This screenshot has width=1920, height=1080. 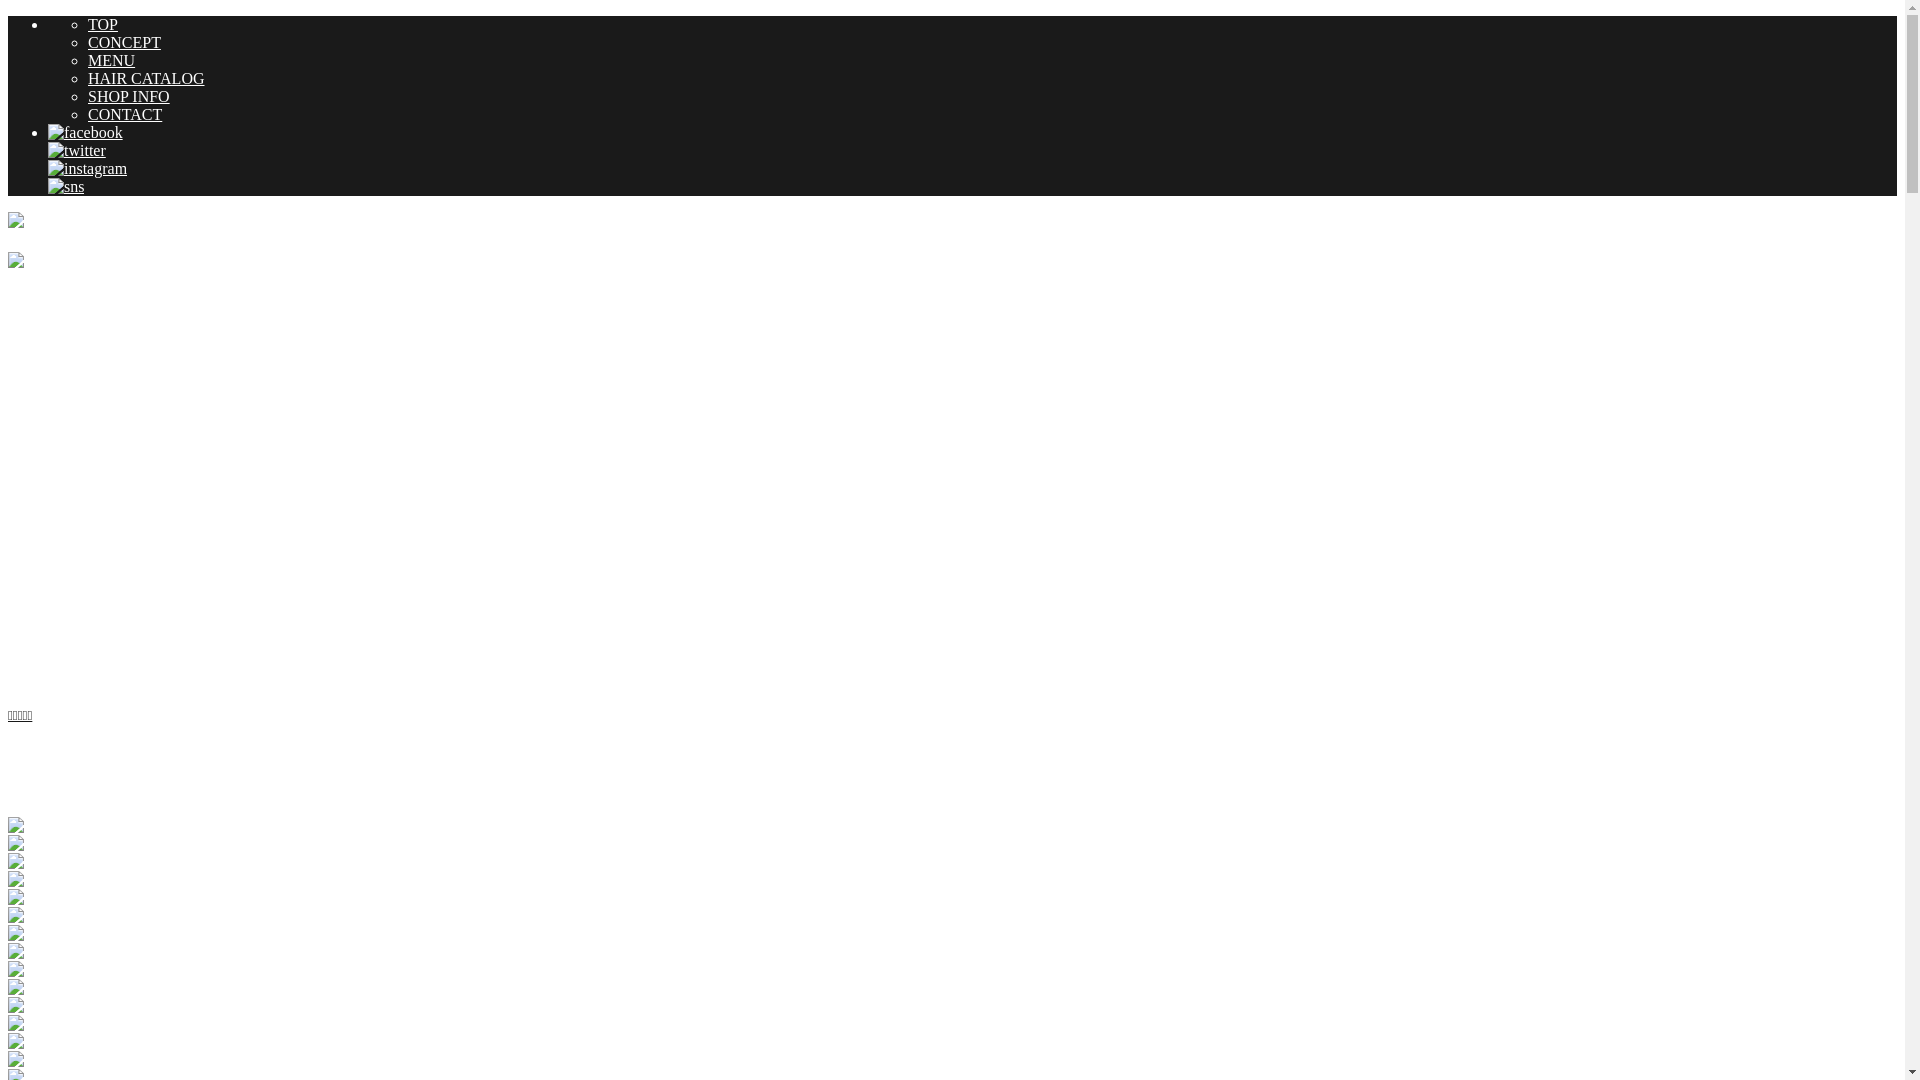 What do you see at coordinates (123, 42) in the screenshot?
I see `'CONCEPT'` at bounding box center [123, 42].